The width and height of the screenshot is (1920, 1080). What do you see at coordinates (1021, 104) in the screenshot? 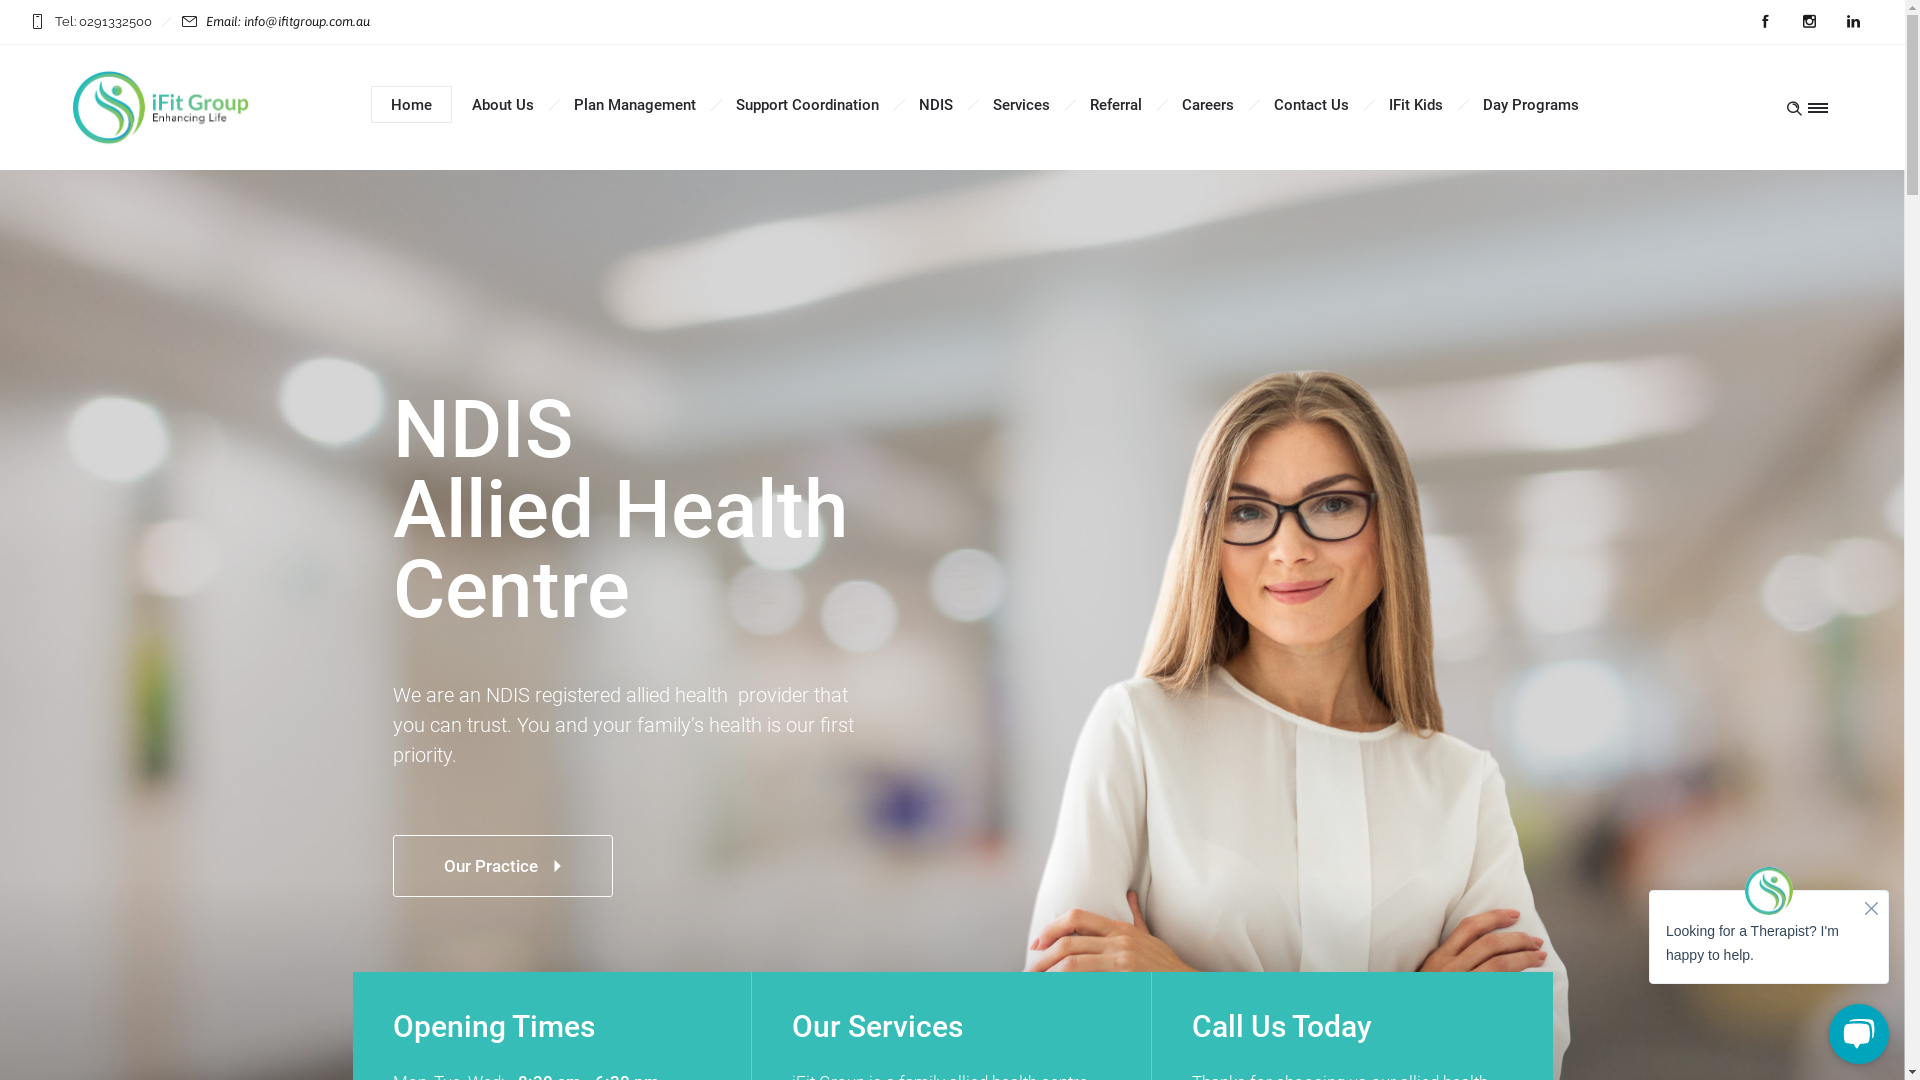
I see `'Services'` at bounding box center [1021, 104].